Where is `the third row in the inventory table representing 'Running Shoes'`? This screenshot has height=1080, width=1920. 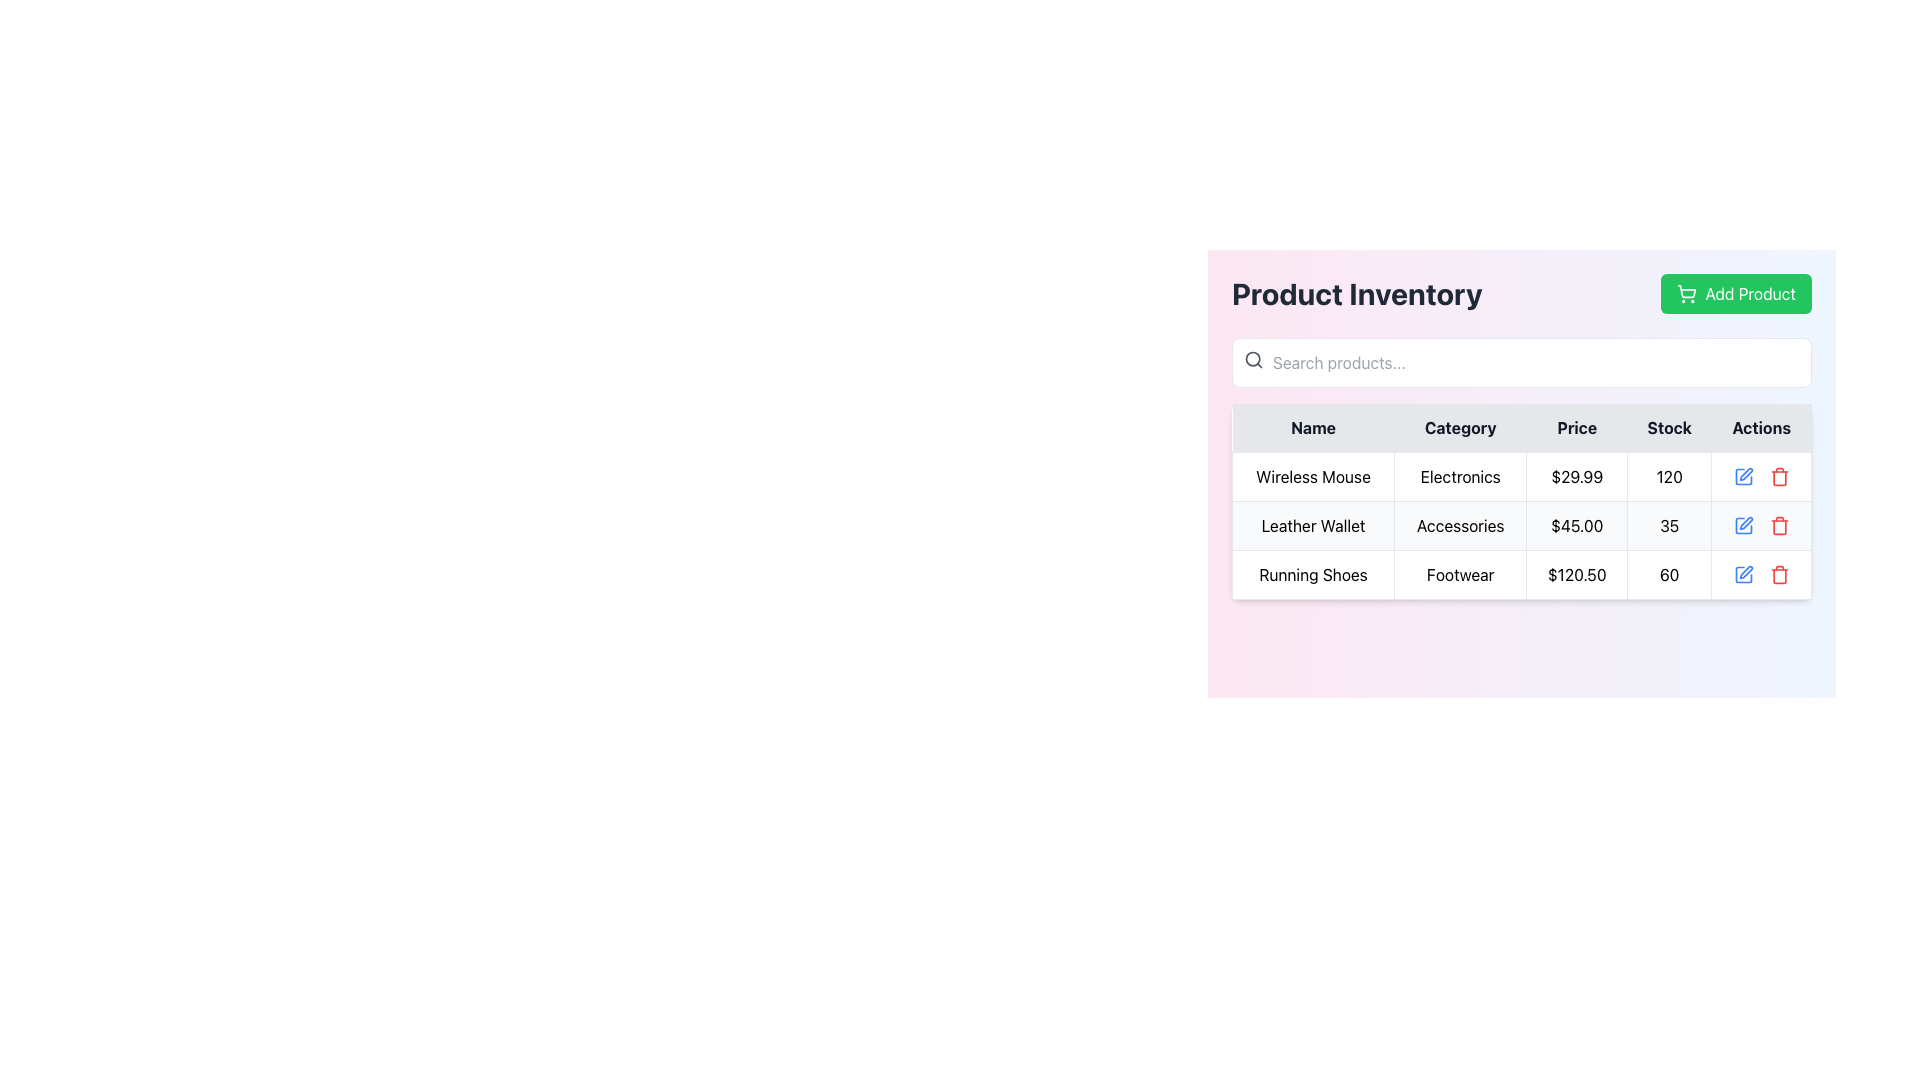 the third row in the inventory table representing 'Running Shoes' is located at coordinates (1520, 574).